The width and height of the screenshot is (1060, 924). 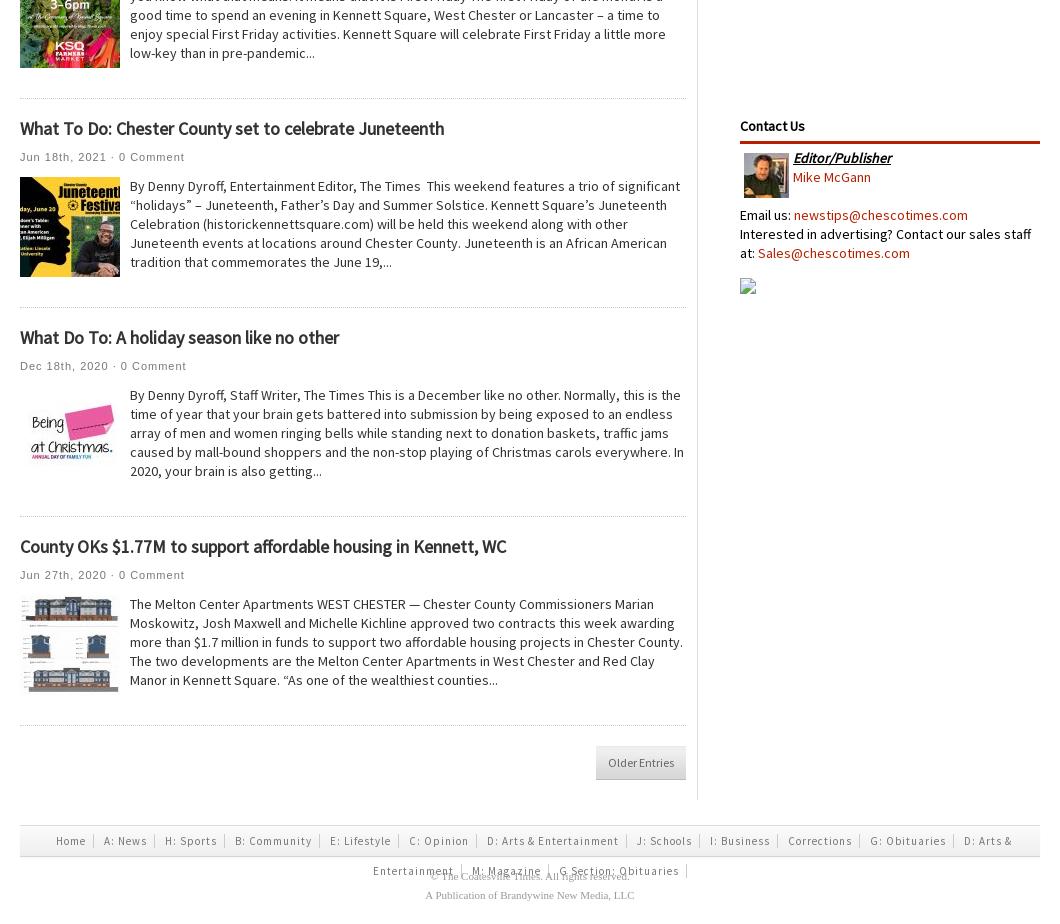 I want to click on 'A Publication of Brandywine New Media, LLC', so click(x=423, y=894).